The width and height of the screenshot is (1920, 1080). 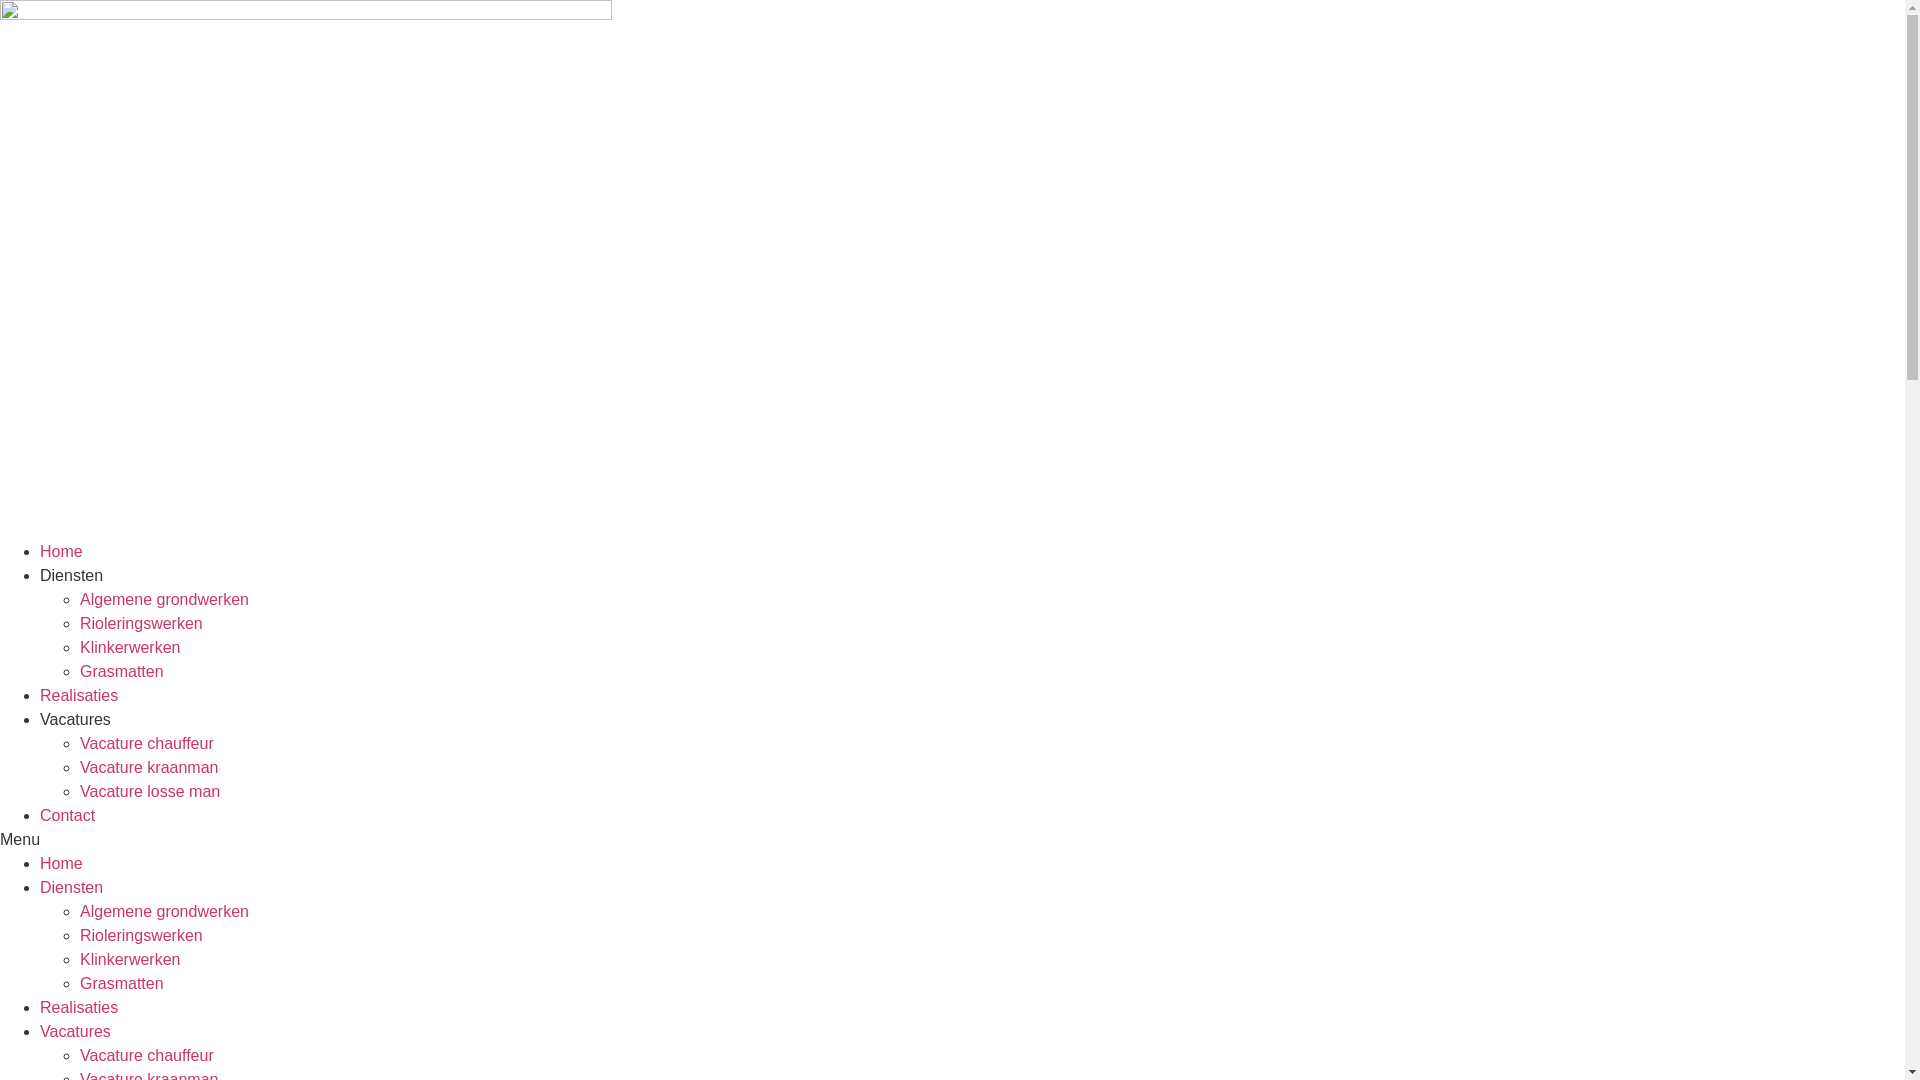 What do you see at coordinates (164, 598) in the screenshot?
I see `'Algemene grondwerken'` at bounding box center [164, 598].